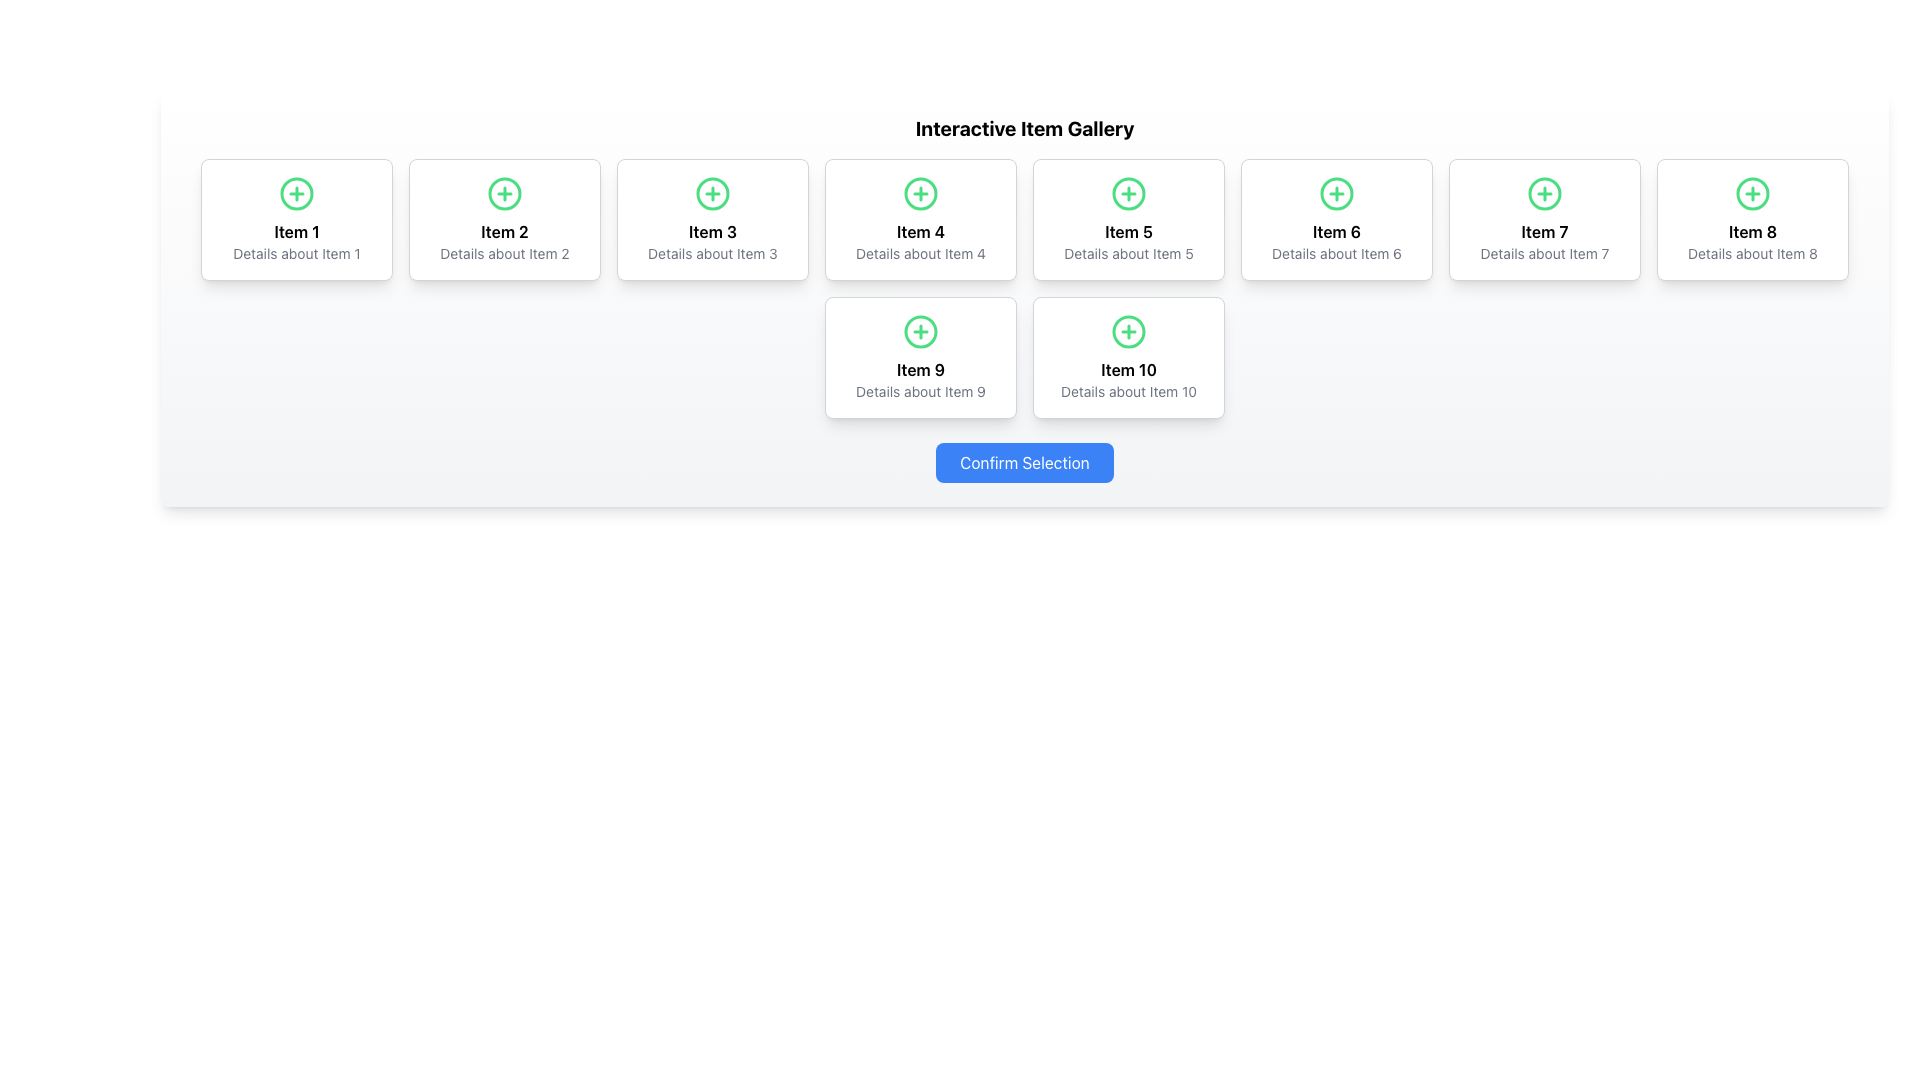 The width and height of the screenshot is (1920, 1080). Describe the element at coordinates (713, 193) in the screenshot. I see `the circular green outlined button with a plus sign located at the top center of the 'Item 3' card` at that location.